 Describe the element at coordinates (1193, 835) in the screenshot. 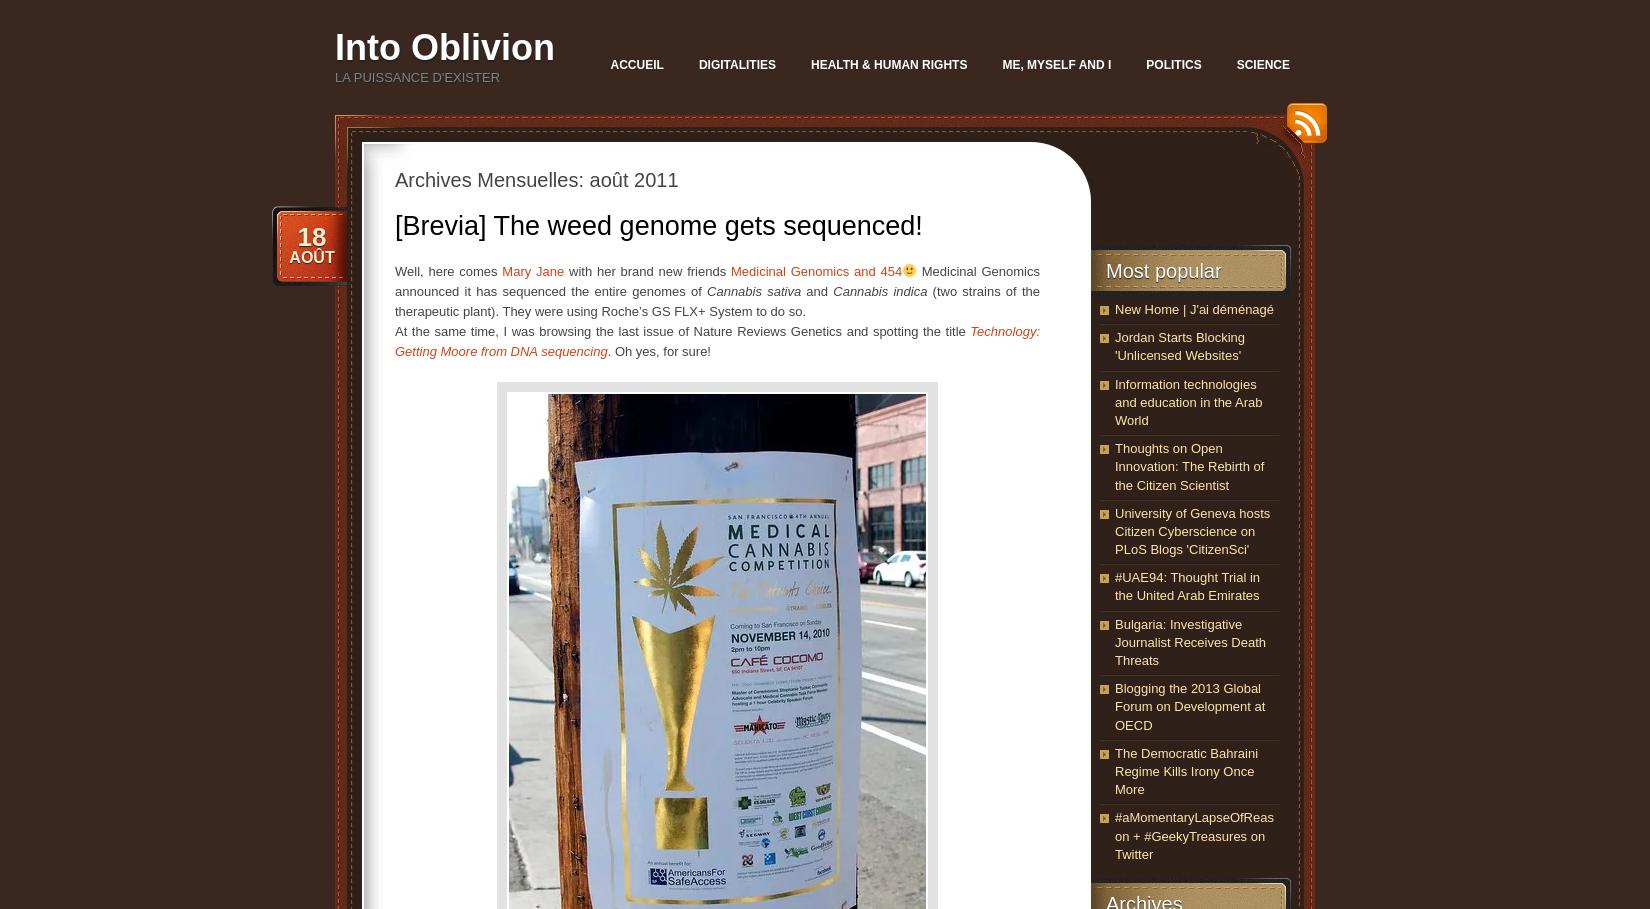

I see `'#aMomentaryLapseOfReason + #GeekyTreasures on Twitter'` at that location.